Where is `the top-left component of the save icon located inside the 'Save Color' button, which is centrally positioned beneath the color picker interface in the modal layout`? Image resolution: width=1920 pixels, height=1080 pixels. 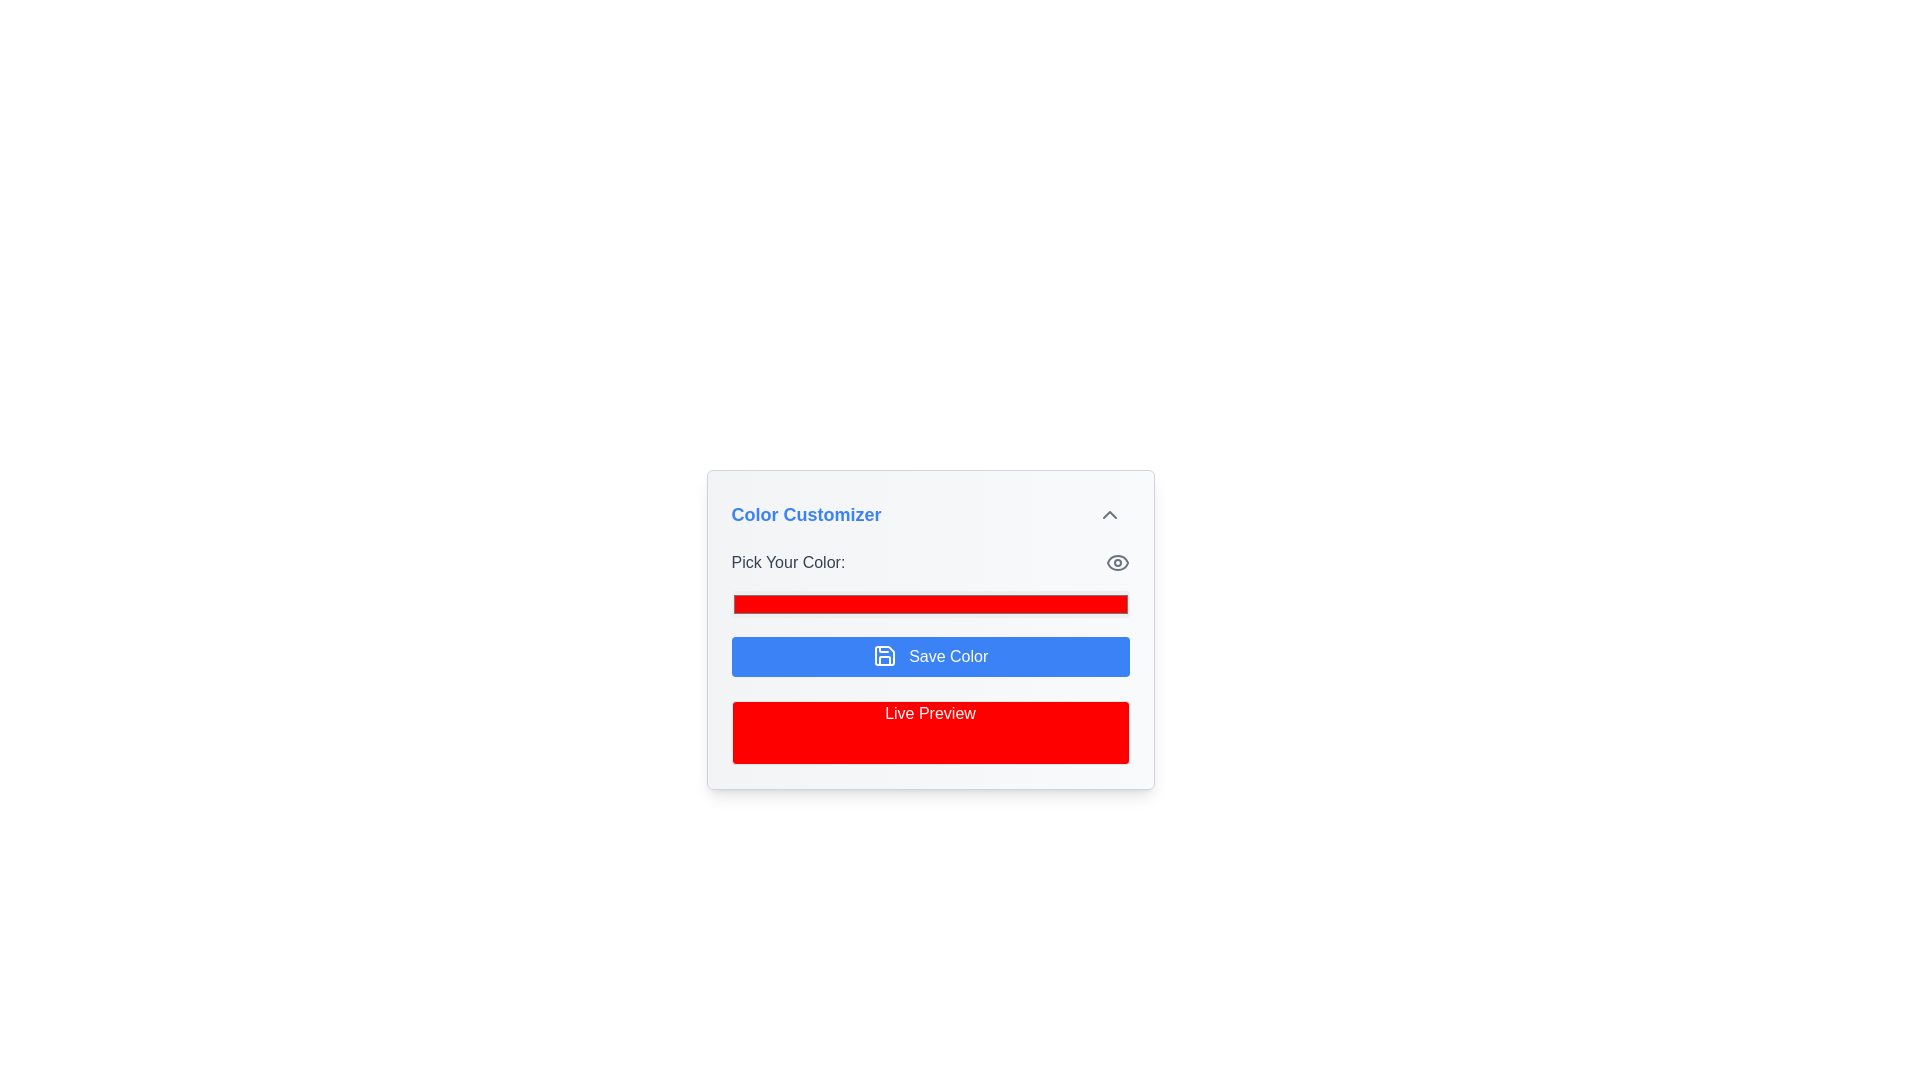
the top-left component of the save icon located inside the 'Save Color' button, which is centrally positioned beneath the color picker interface in the modal layout is located at coordinates (883, 655).